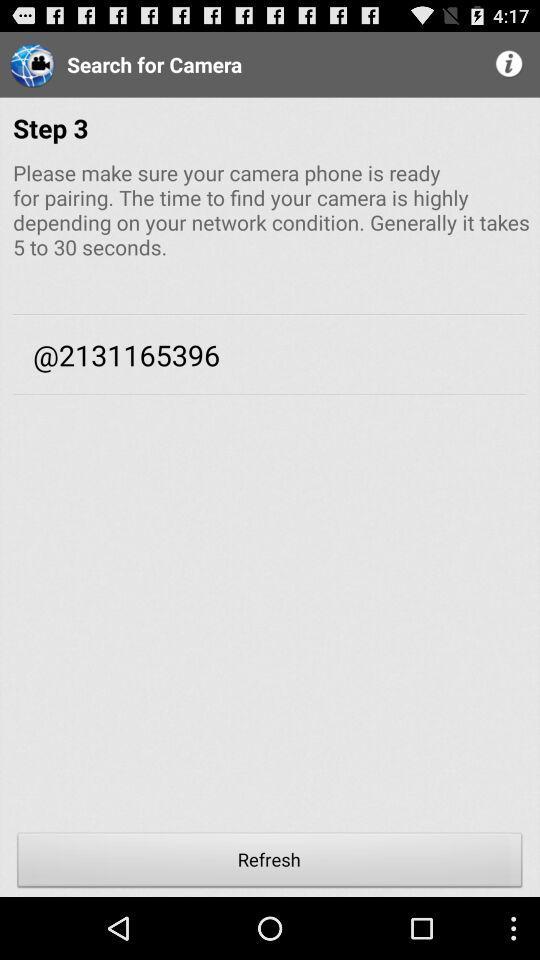  I want to click on the item above refresh icon, so click(270, 625).